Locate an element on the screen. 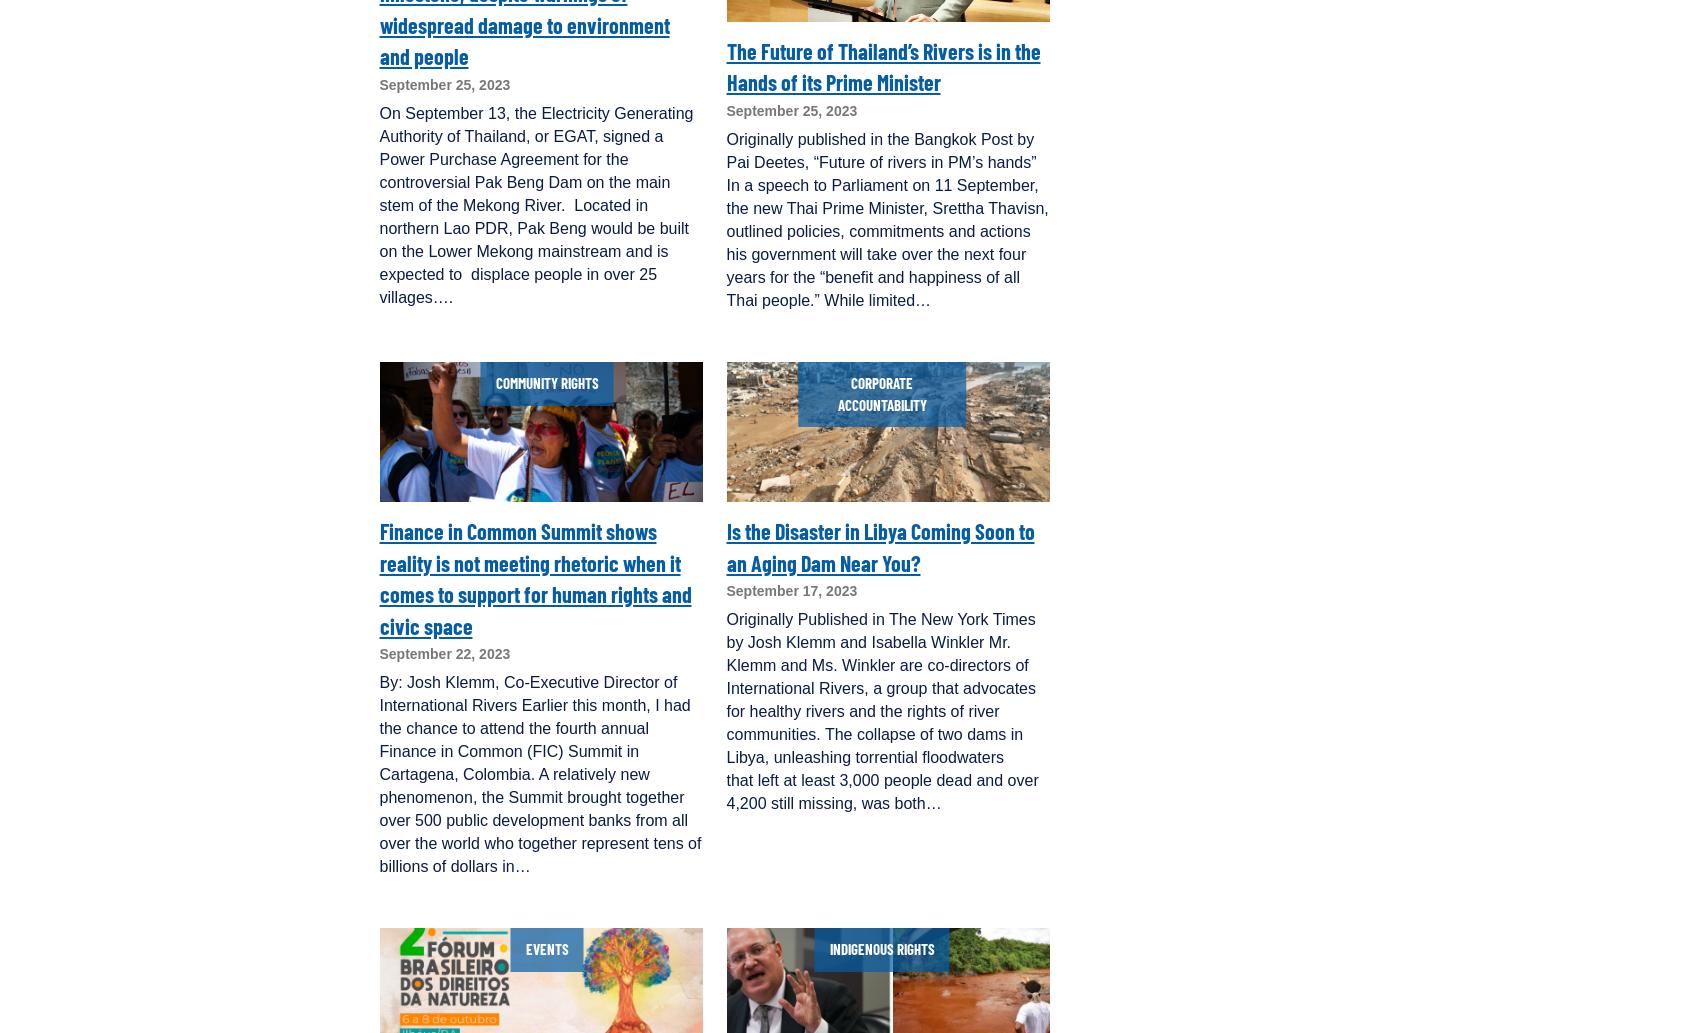 The image size is (1699, 1033). 'Finance in Common Summit shows reality is not meeting rhetoric when it comes to support for human rights and civic space' is located at coordinates (534, 576).